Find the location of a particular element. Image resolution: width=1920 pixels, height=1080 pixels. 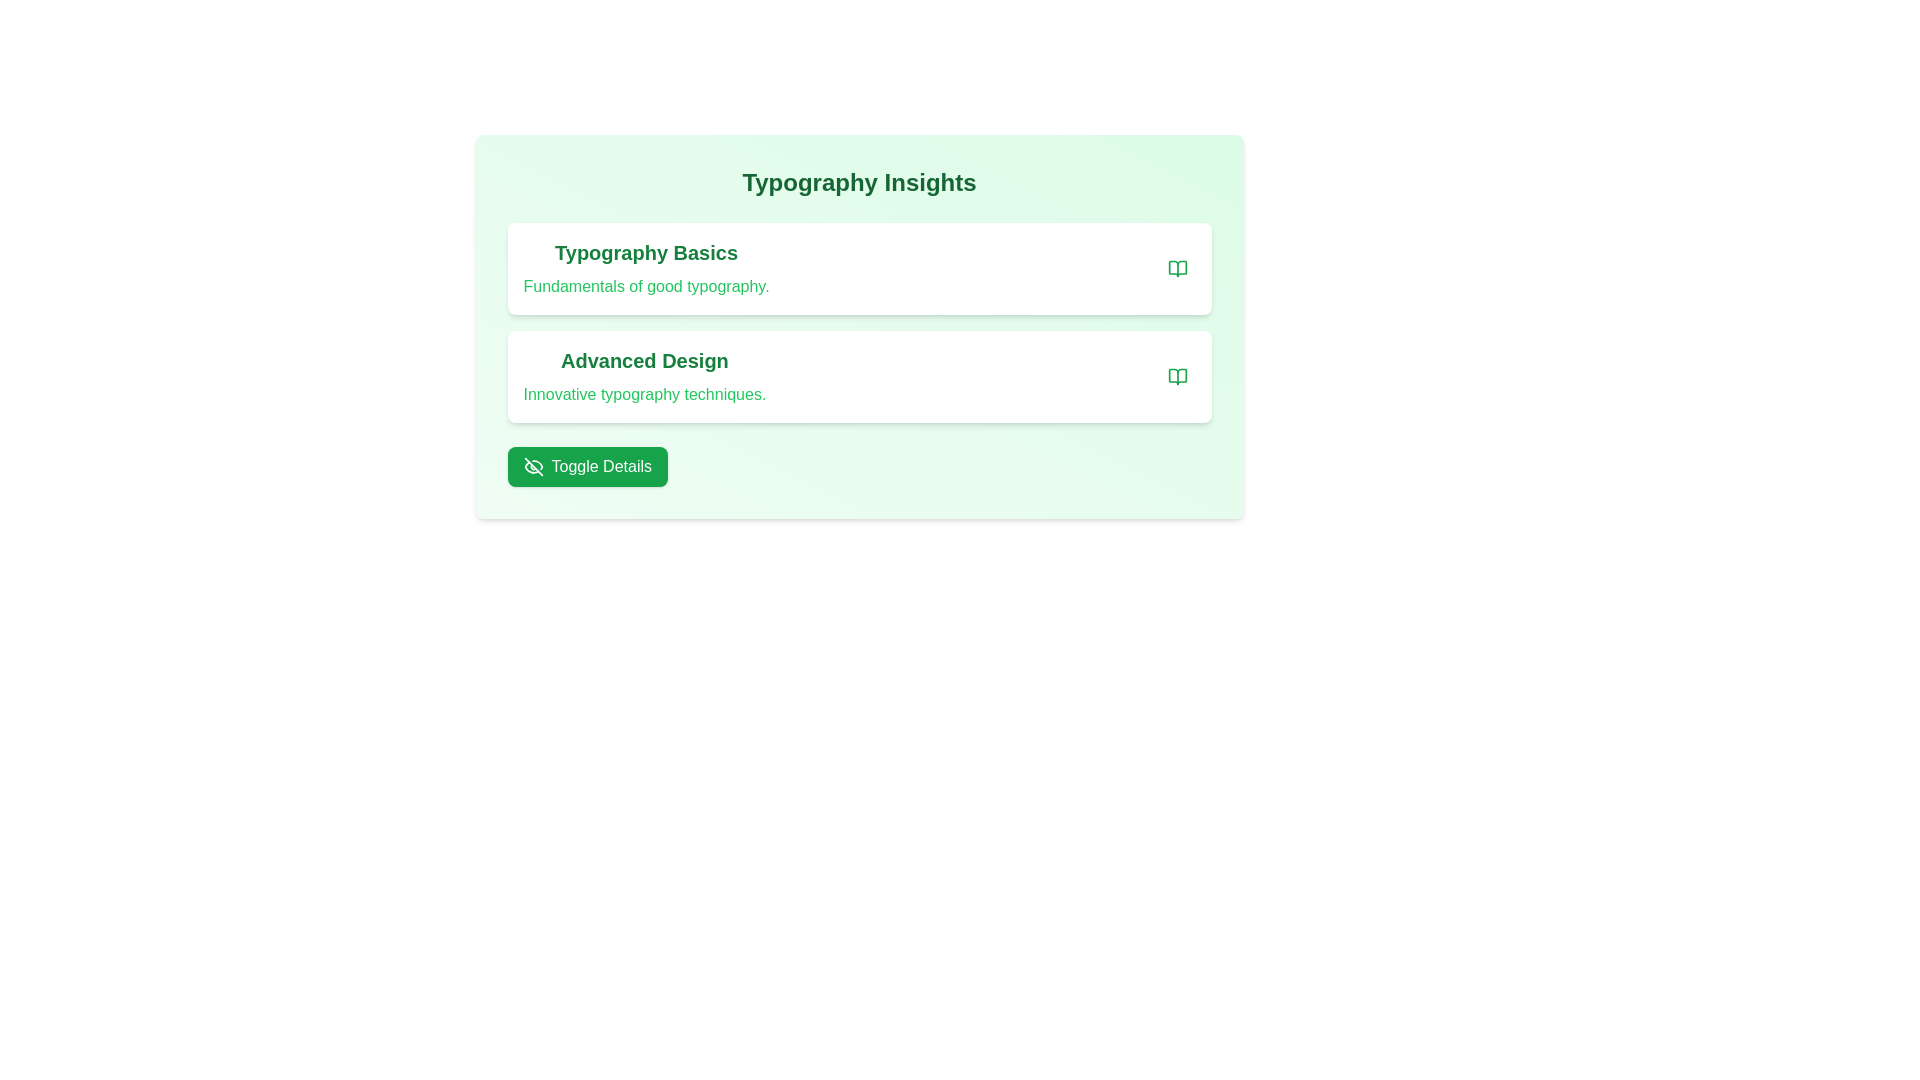

the button located below the 'Advanced Design' section in the 'Typography Insights' panel is located at coordinates (586, 466).